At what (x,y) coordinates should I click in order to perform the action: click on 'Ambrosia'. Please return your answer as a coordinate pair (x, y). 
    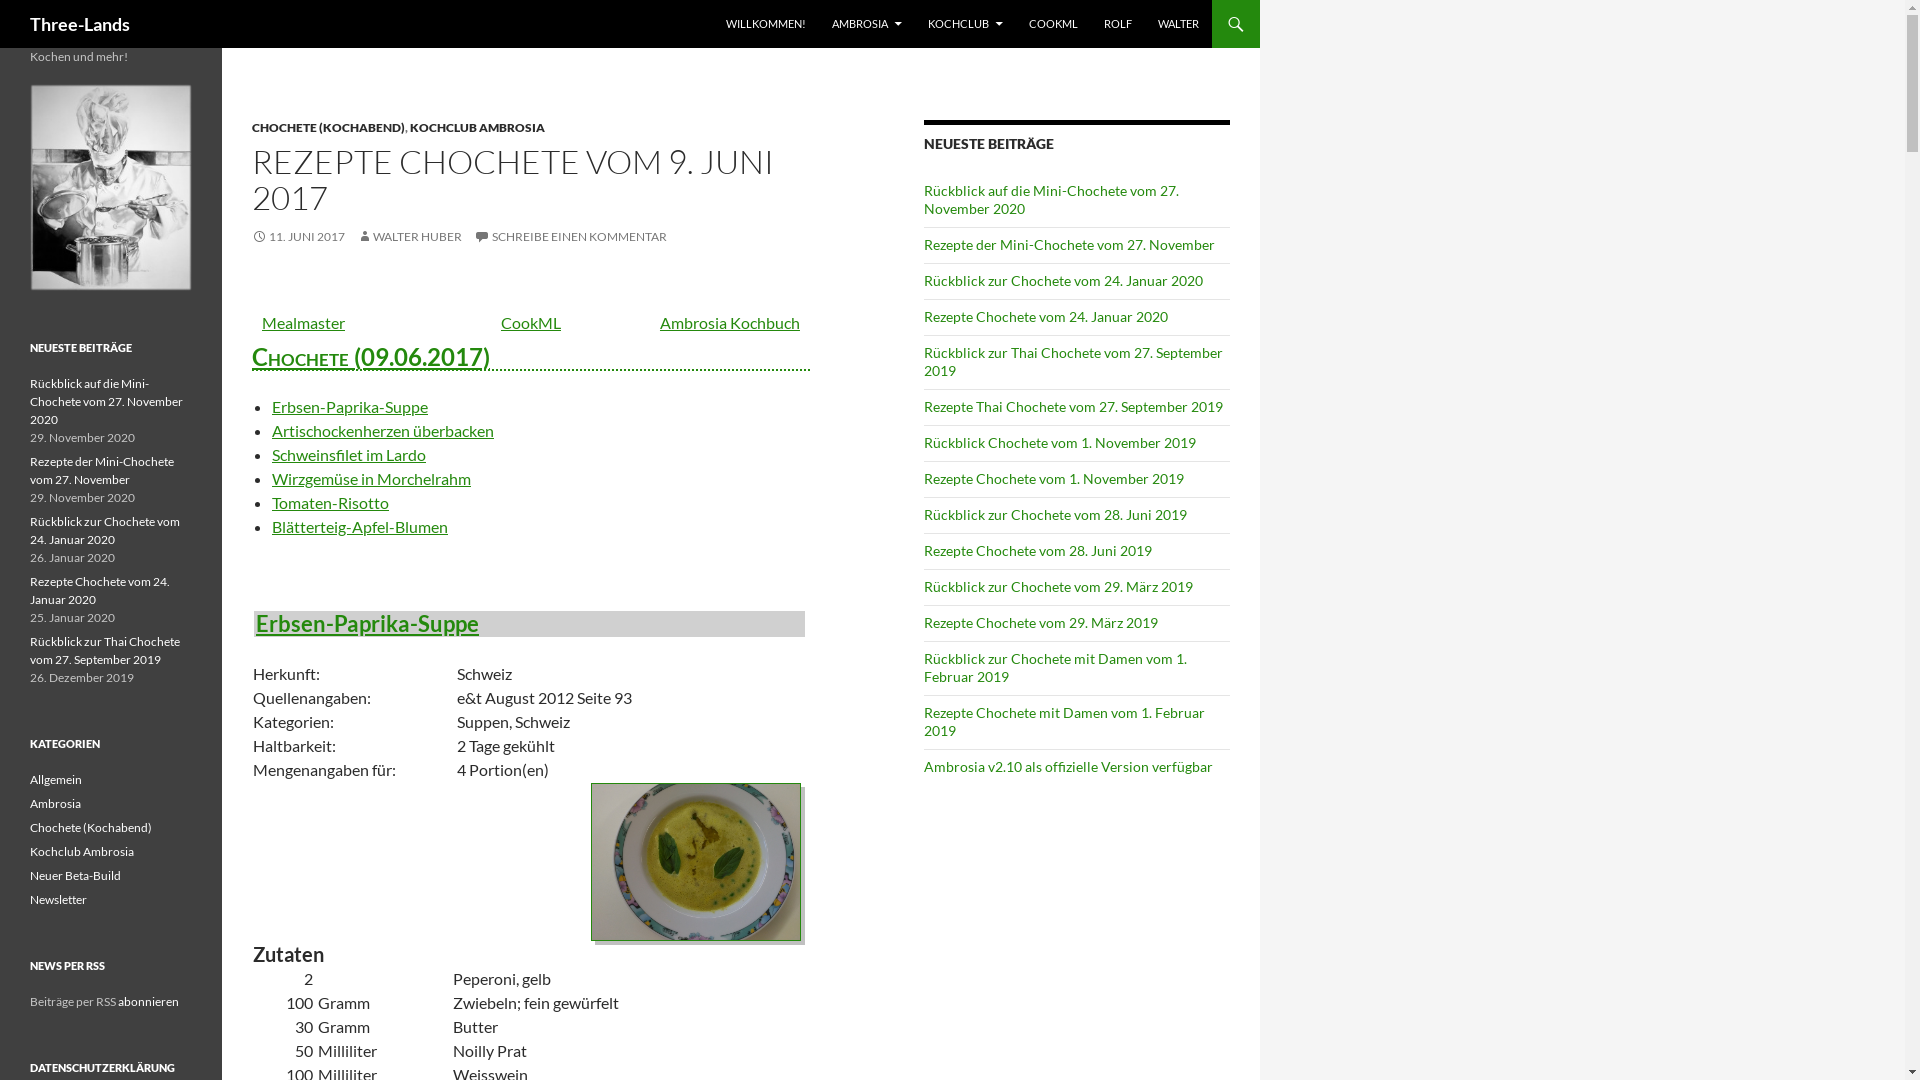
    Looking at the image, I should click on (55, 802).